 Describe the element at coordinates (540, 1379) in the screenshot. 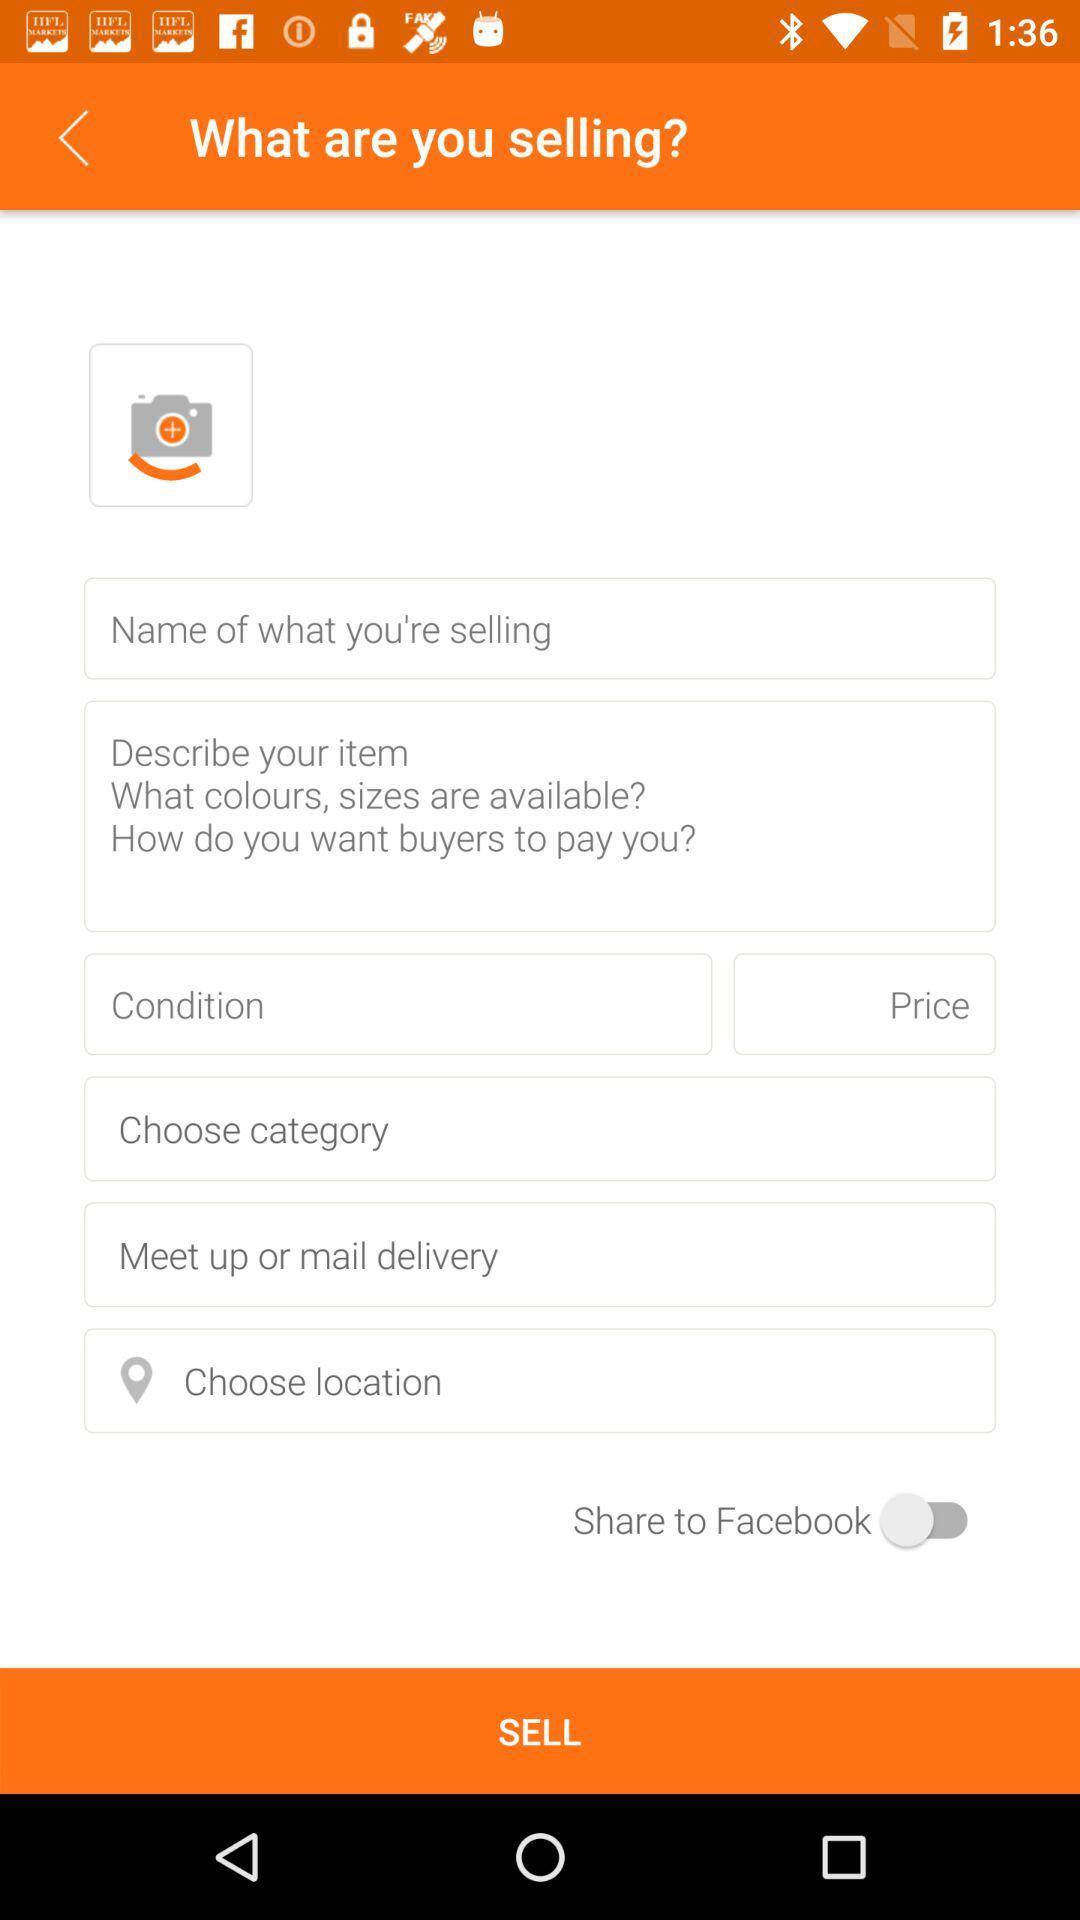

I see `the last field choose location` at that location.